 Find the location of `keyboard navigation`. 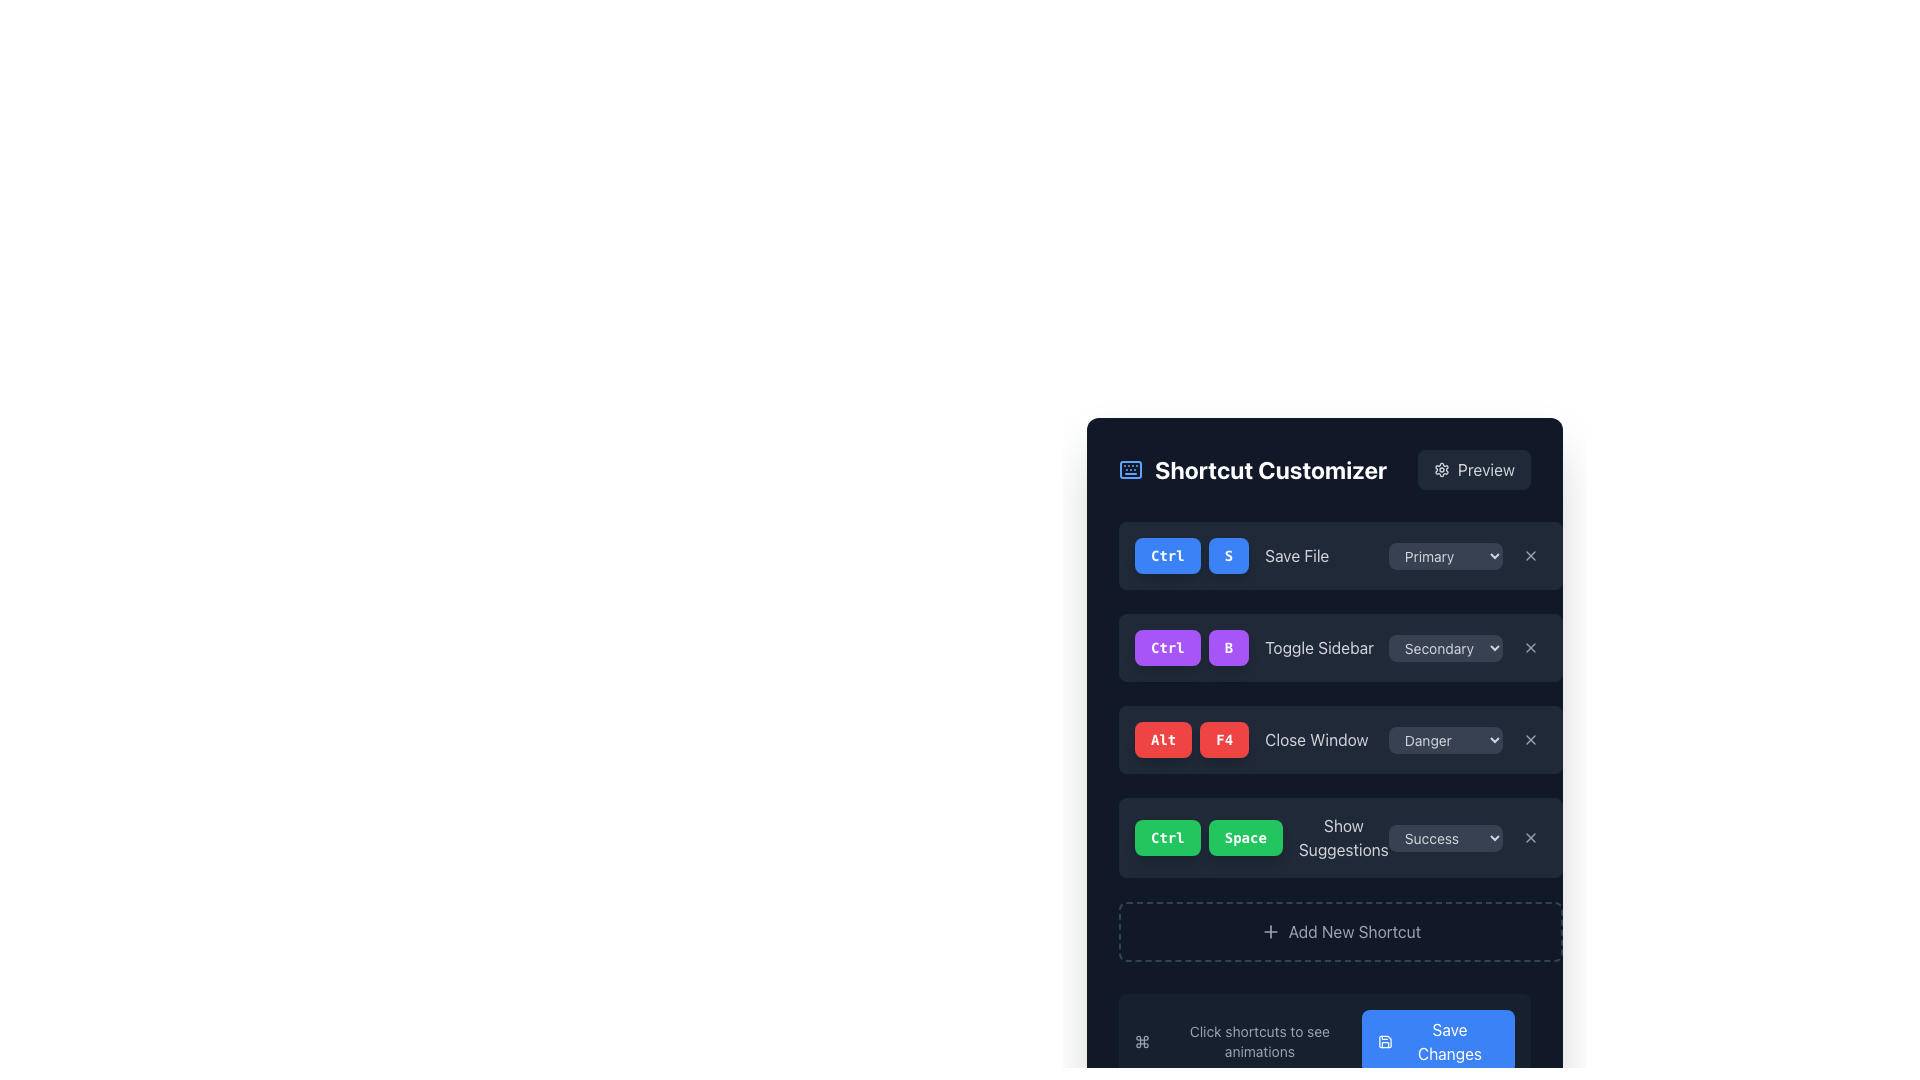

keyboard navigation is located at coordinates (1529, 555).